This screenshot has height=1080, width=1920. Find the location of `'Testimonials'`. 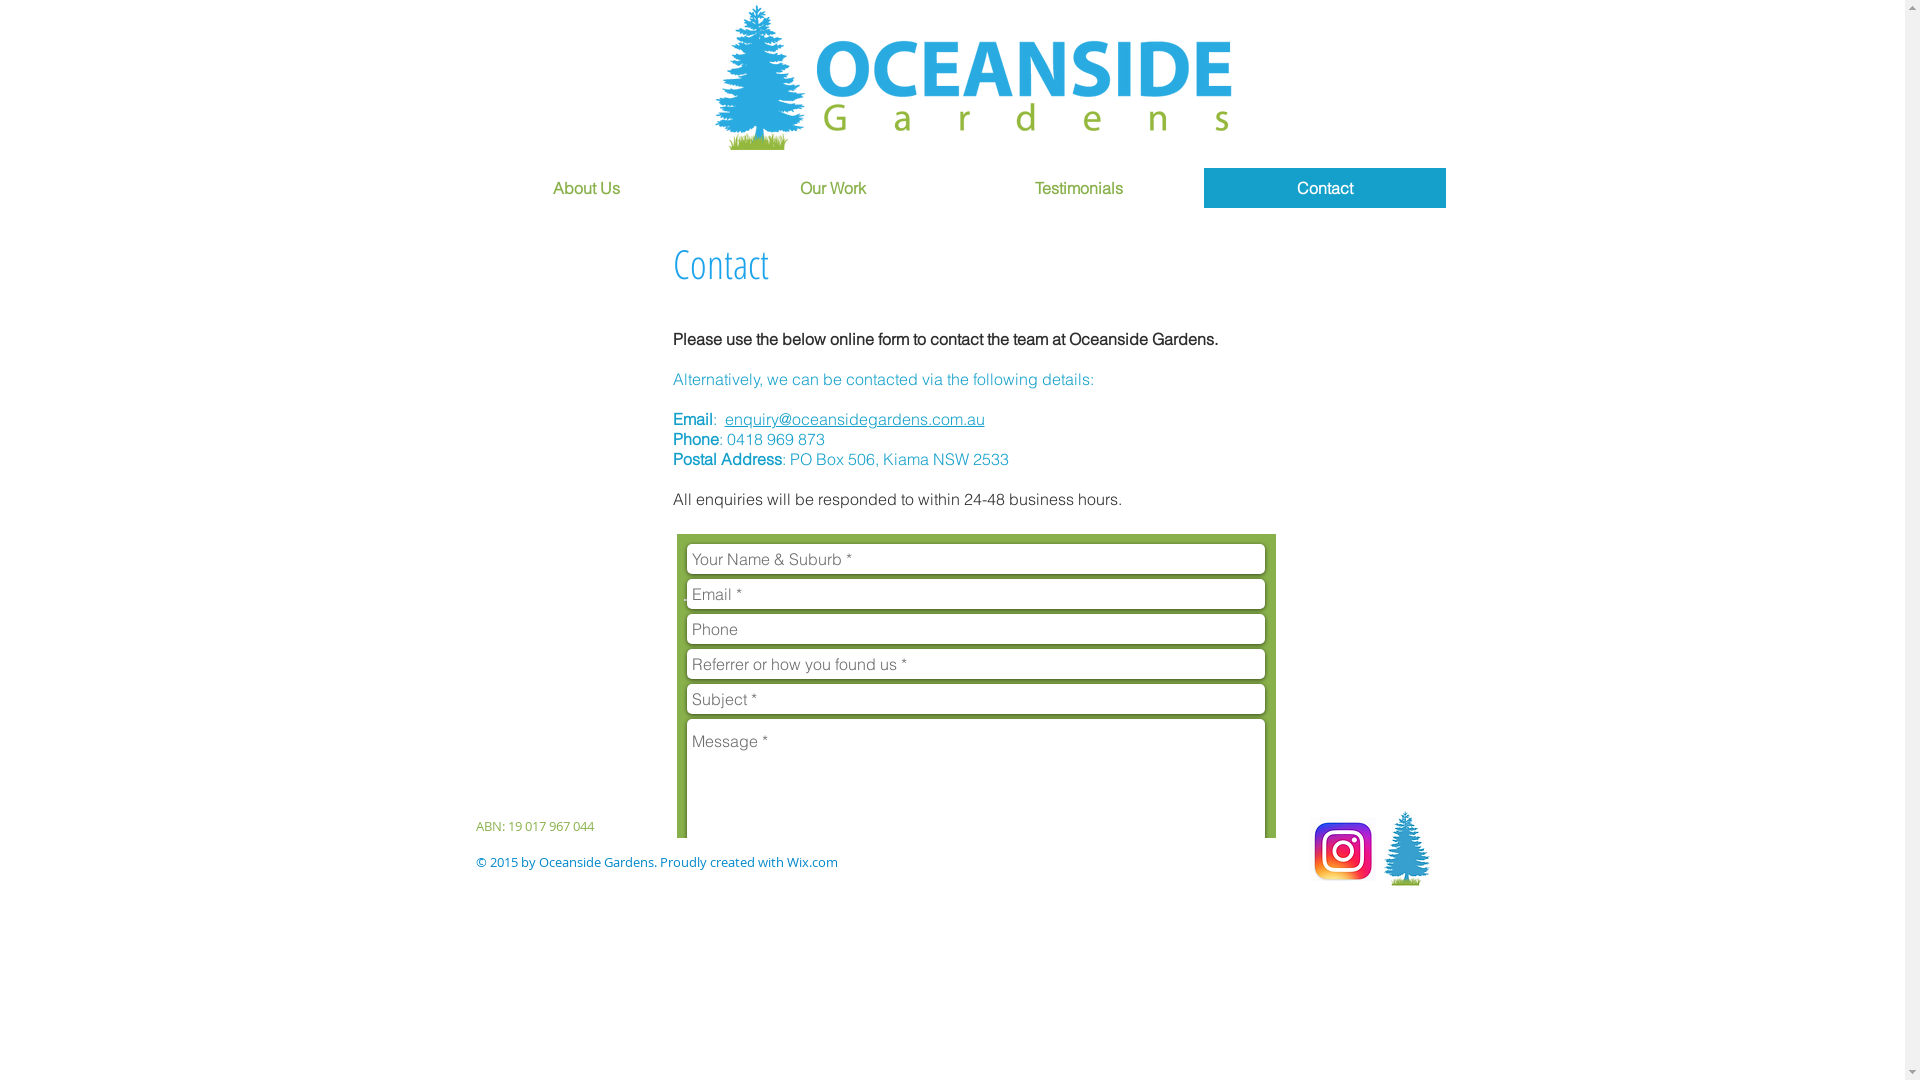

'Testimonials' is located at coordinates (1078, 188).